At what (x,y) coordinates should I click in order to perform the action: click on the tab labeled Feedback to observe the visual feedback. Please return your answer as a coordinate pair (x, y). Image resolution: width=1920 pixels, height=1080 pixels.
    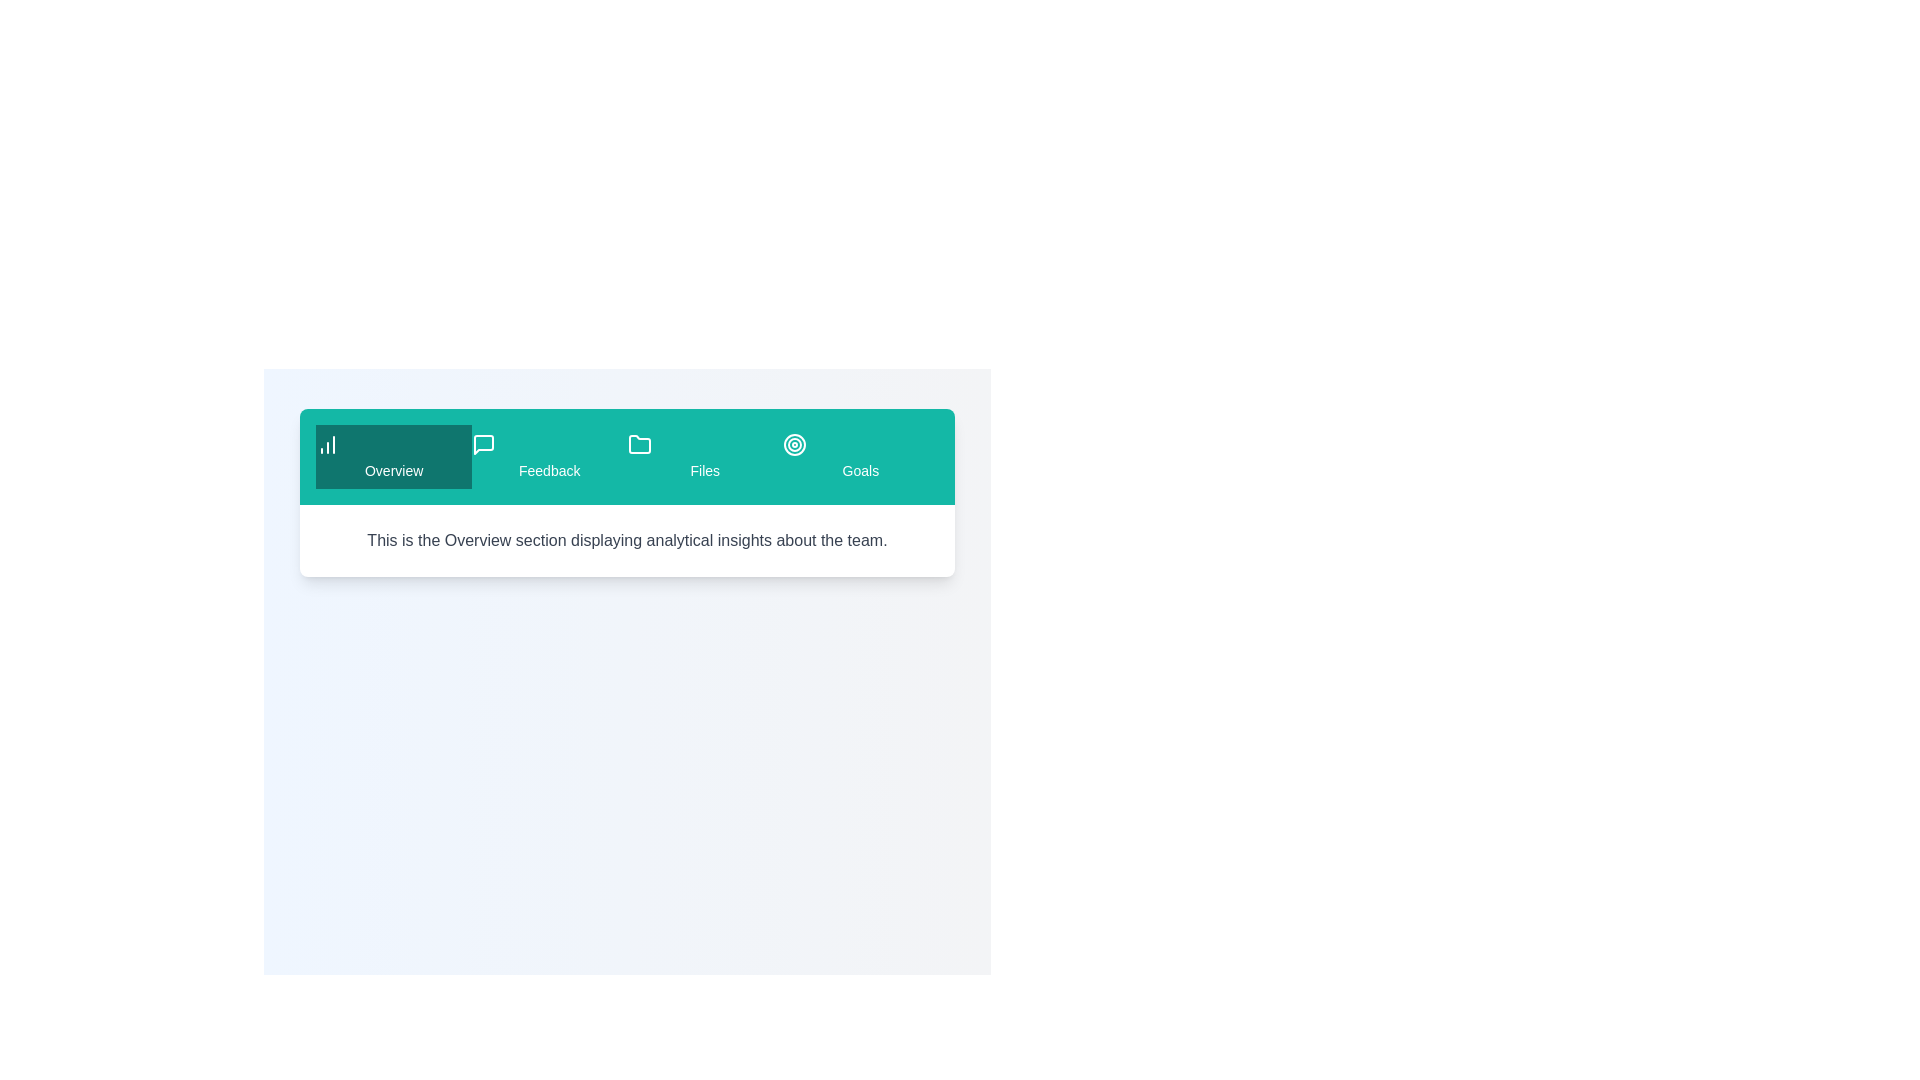
    Looking at the image, I should click on (549, 456).